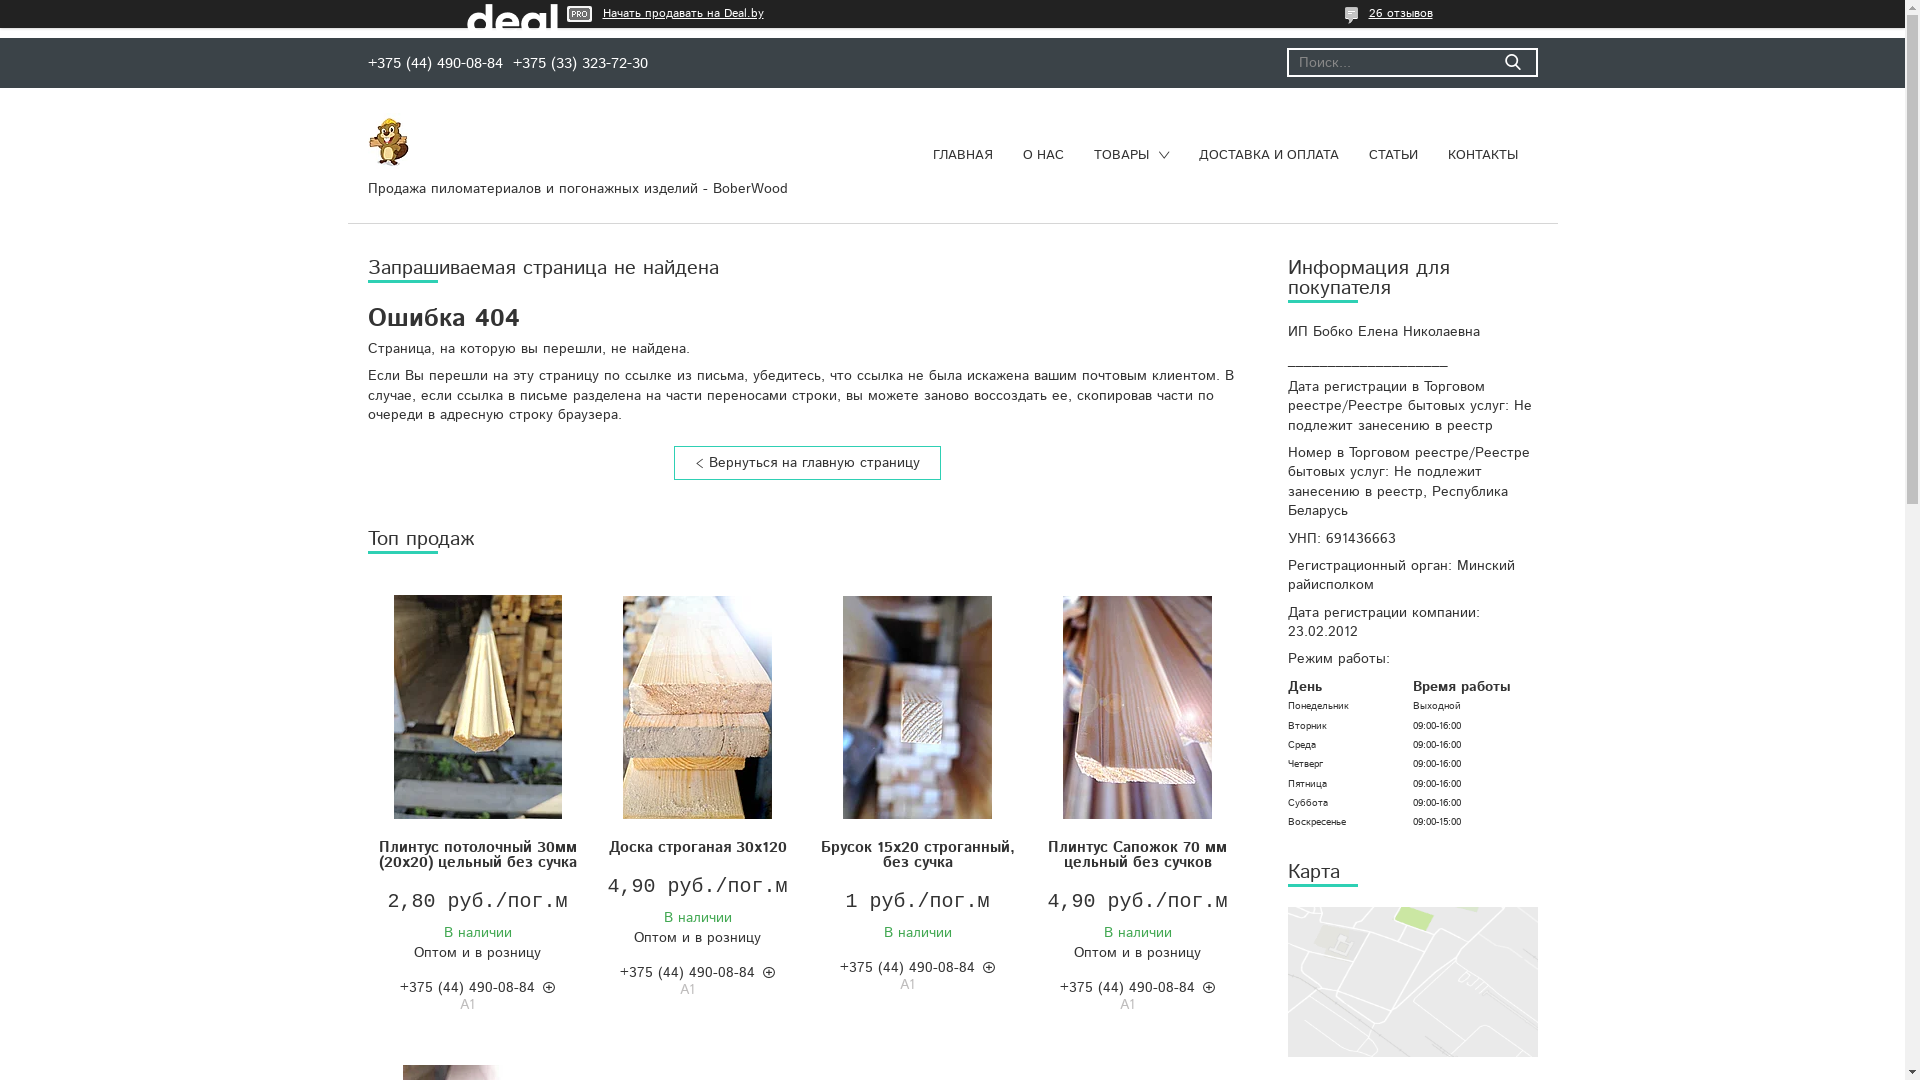  I want to click on 'BoberWood', so click(388, 140).